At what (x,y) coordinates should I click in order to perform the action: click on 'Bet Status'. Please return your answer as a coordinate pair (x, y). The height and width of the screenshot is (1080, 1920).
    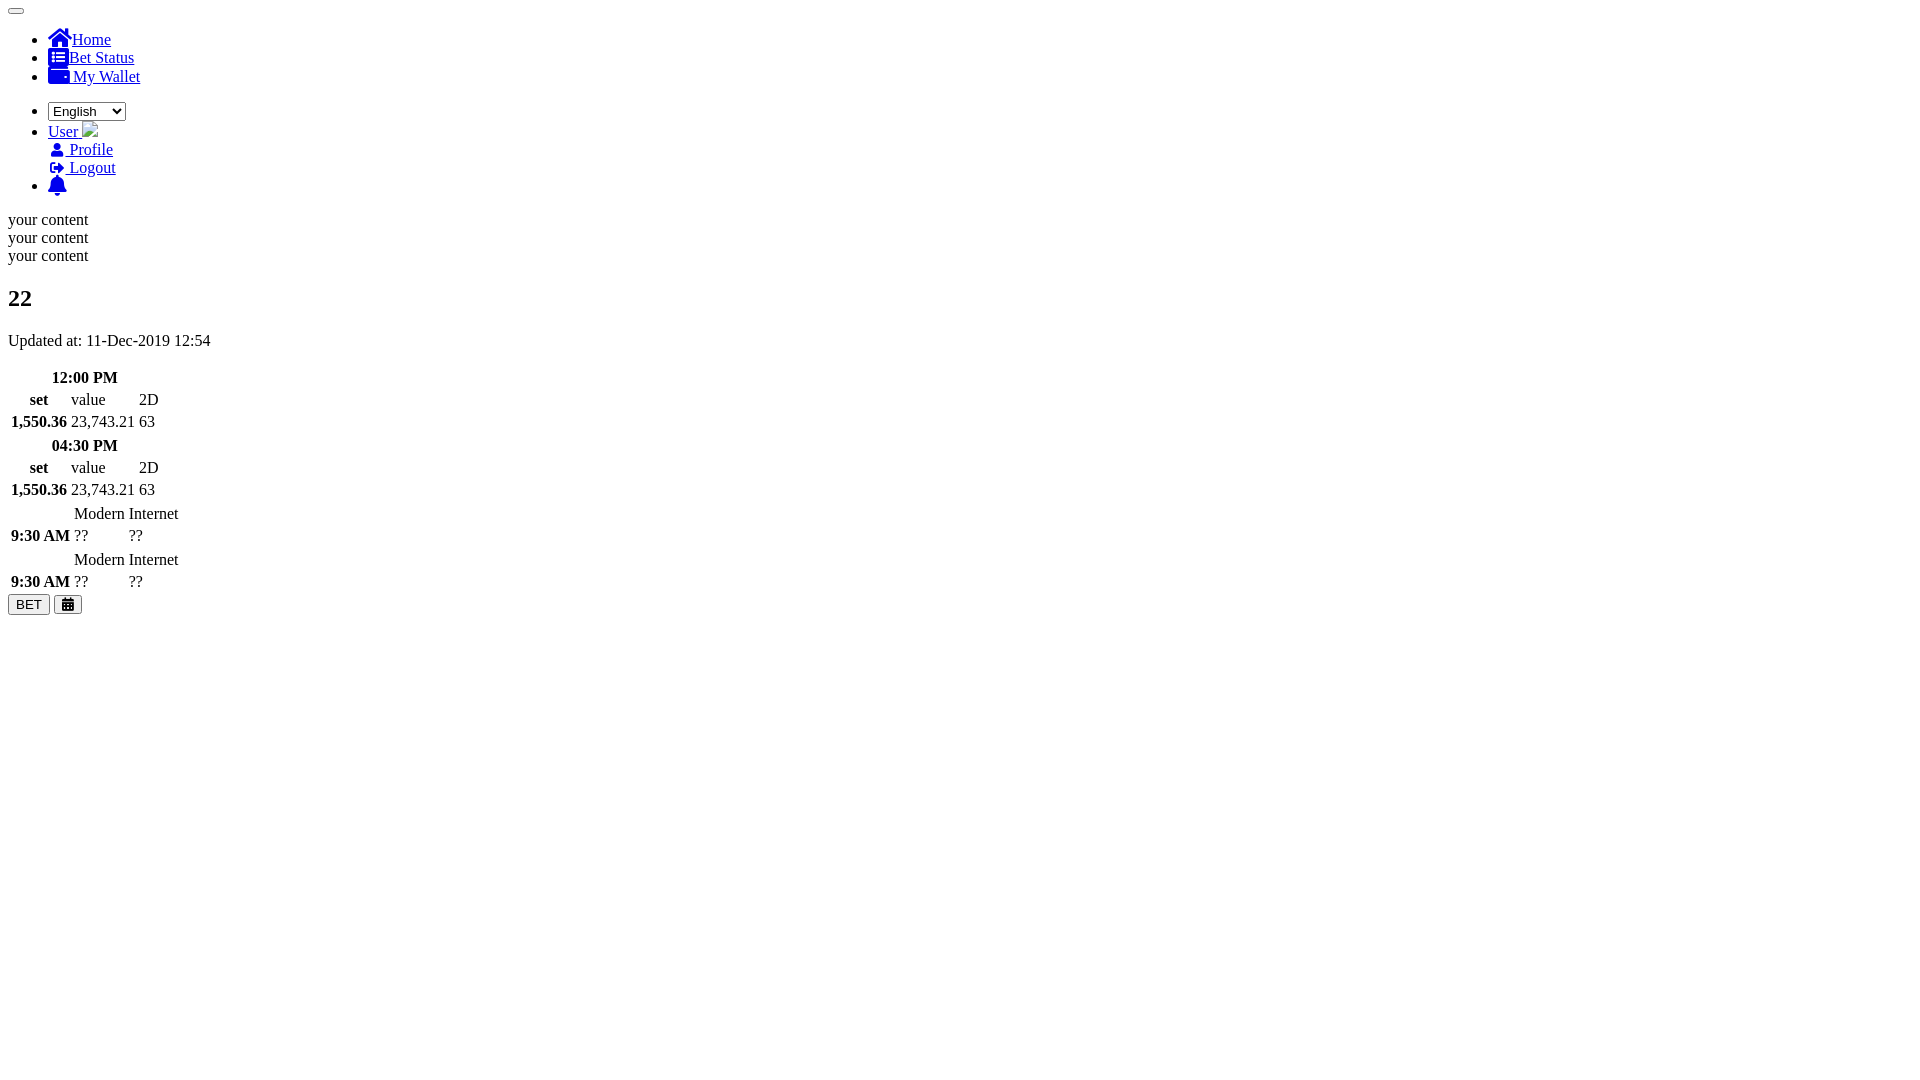
    Looking at the image, I should click on (90, 56).